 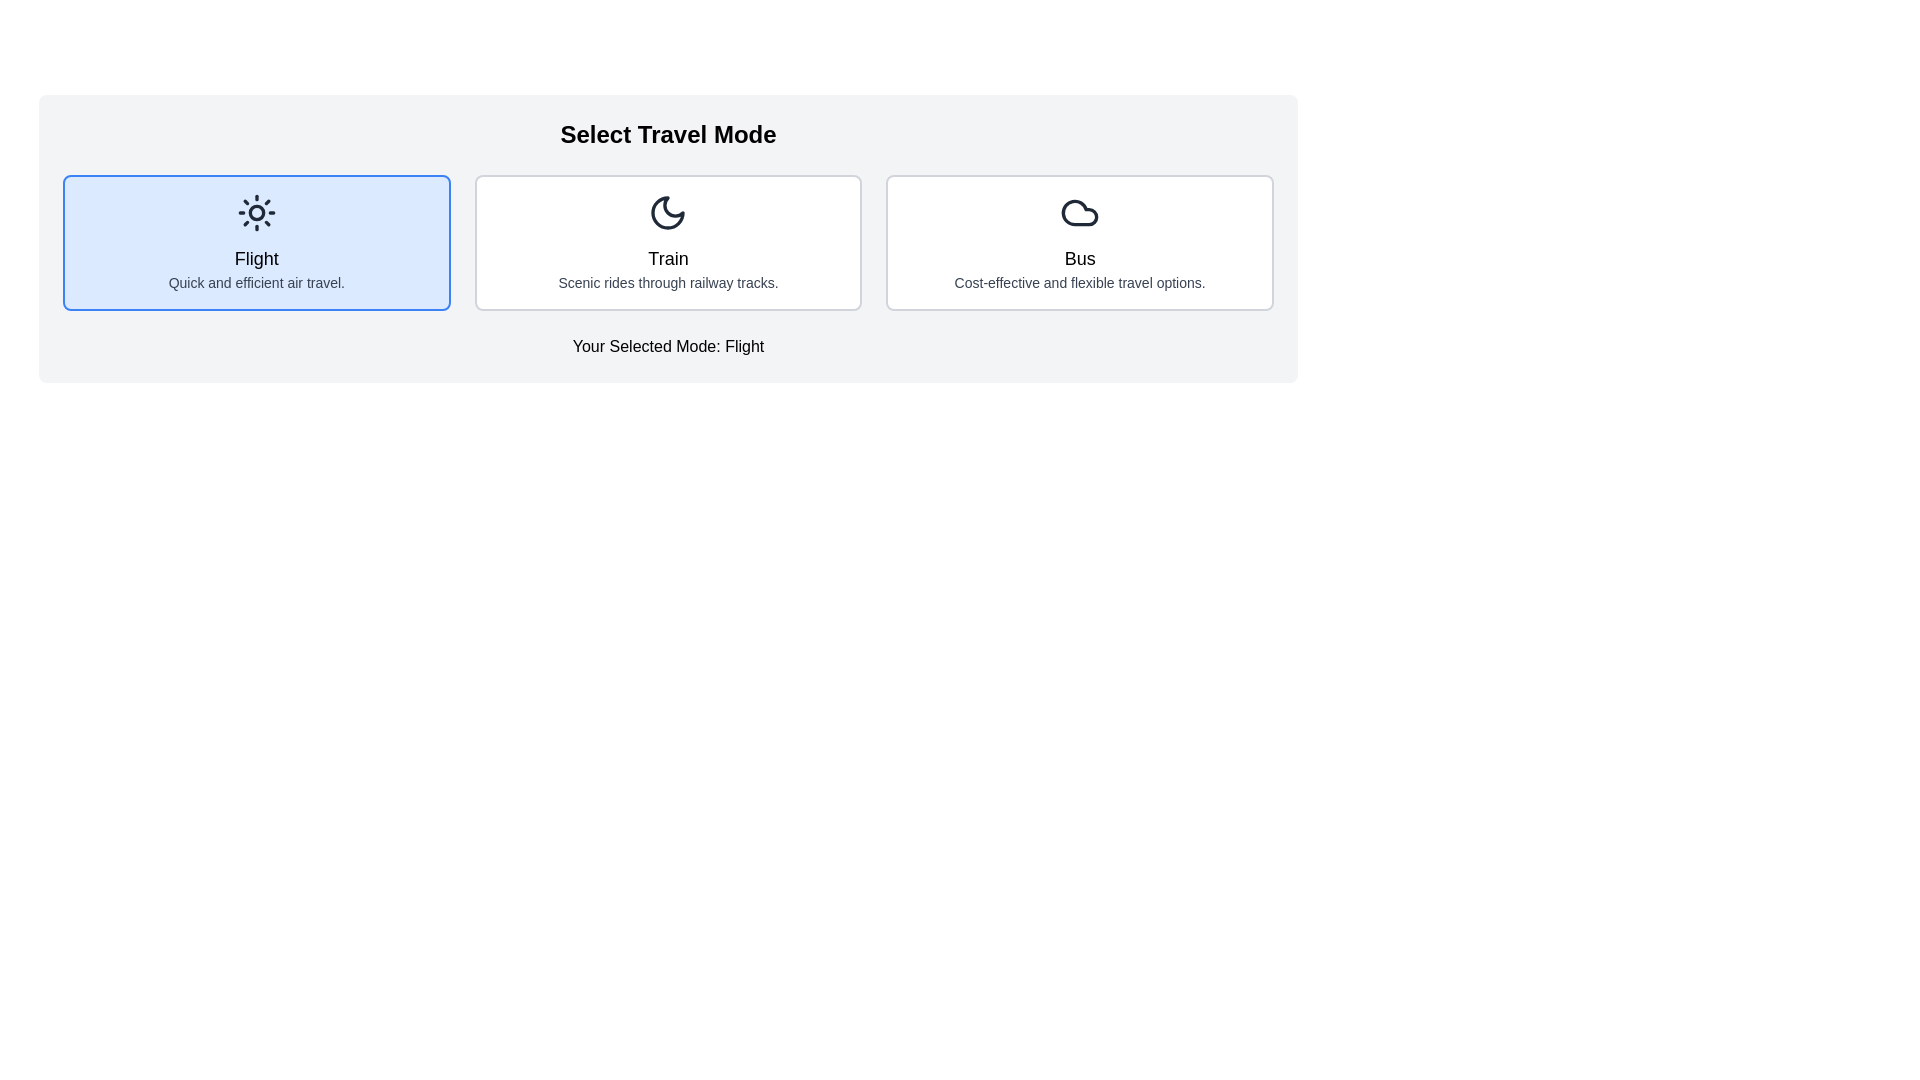 What do you see at coordinates (1079, 257) in the screenshot?
I see `the Text label displaying 'Bus' which is located in the rightmost card of a horizontal row, centered beneath a cloud icon and above a smaller description` at bounding box center [1079, 257].